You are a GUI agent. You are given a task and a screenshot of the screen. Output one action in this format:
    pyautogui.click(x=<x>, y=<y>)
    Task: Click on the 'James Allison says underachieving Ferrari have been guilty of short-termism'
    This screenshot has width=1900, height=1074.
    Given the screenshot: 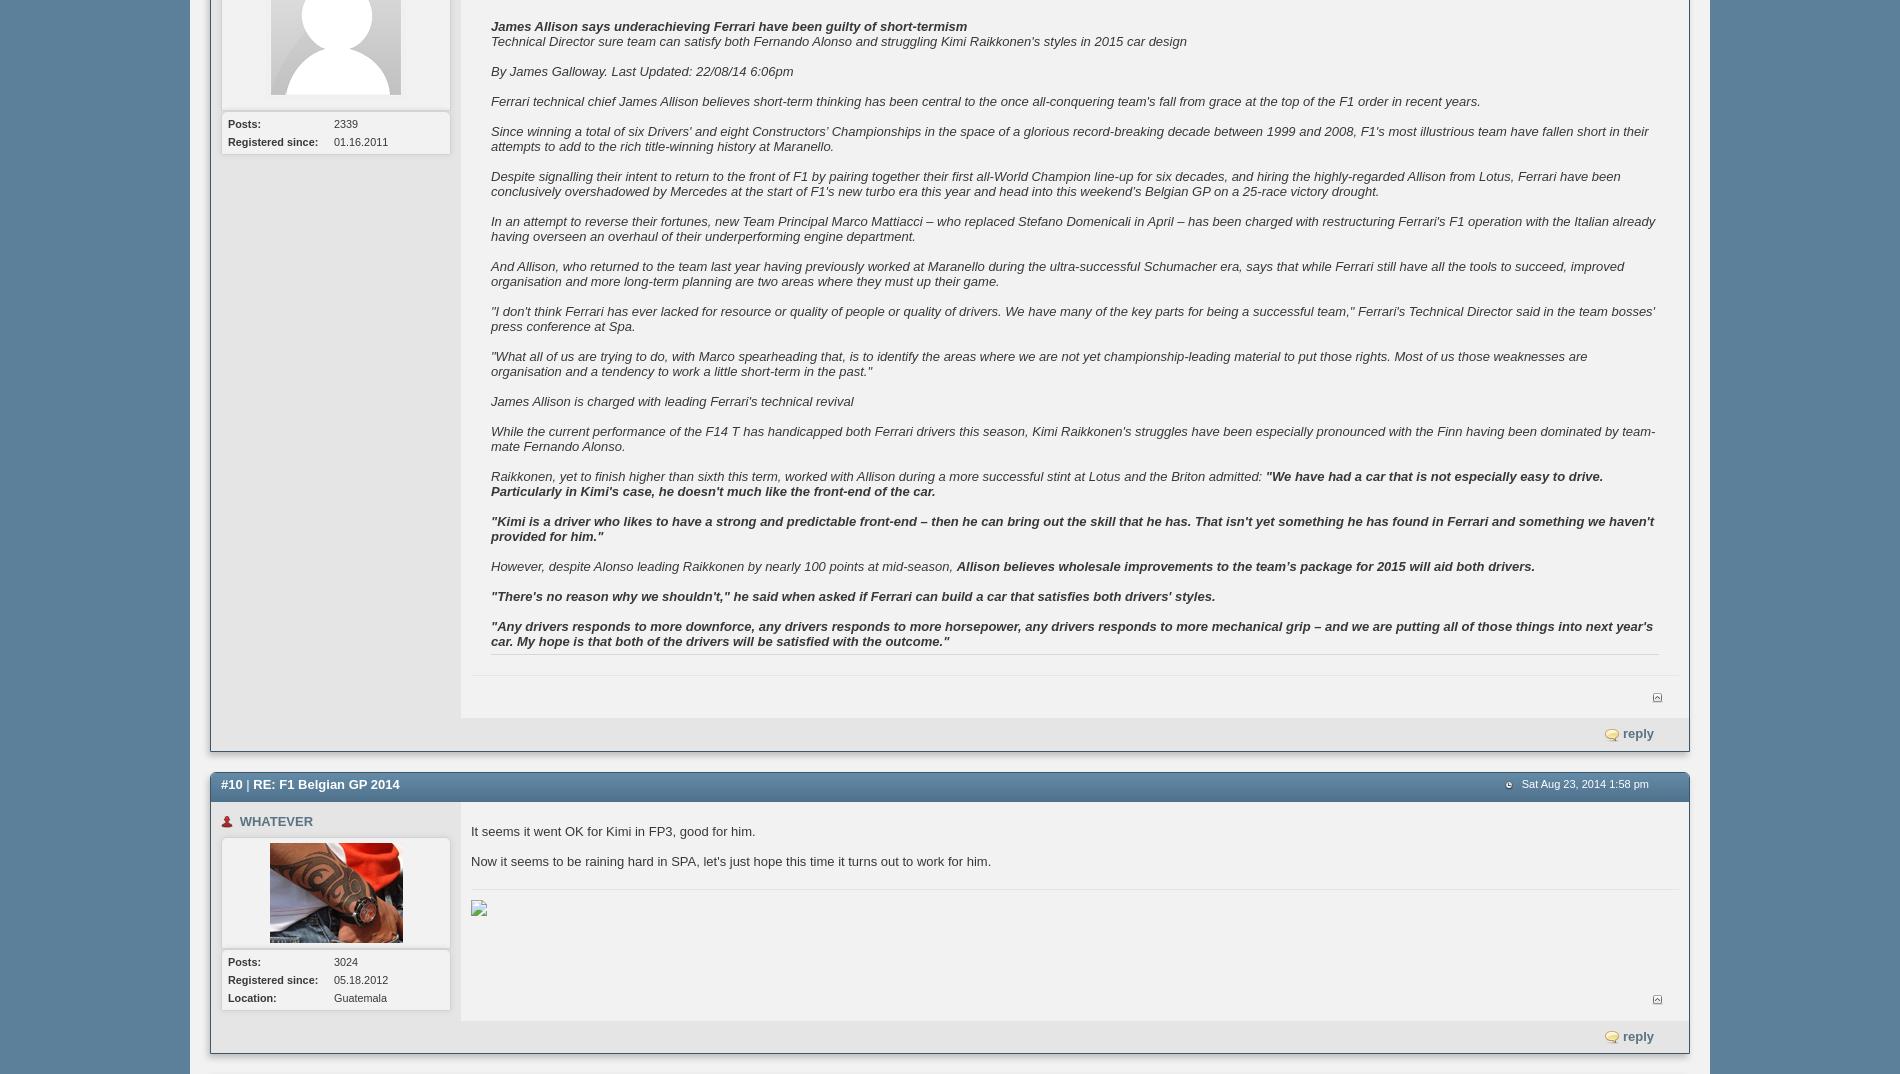 What is the action you would take?
    pyautogui.click(x=728, y=25)
    